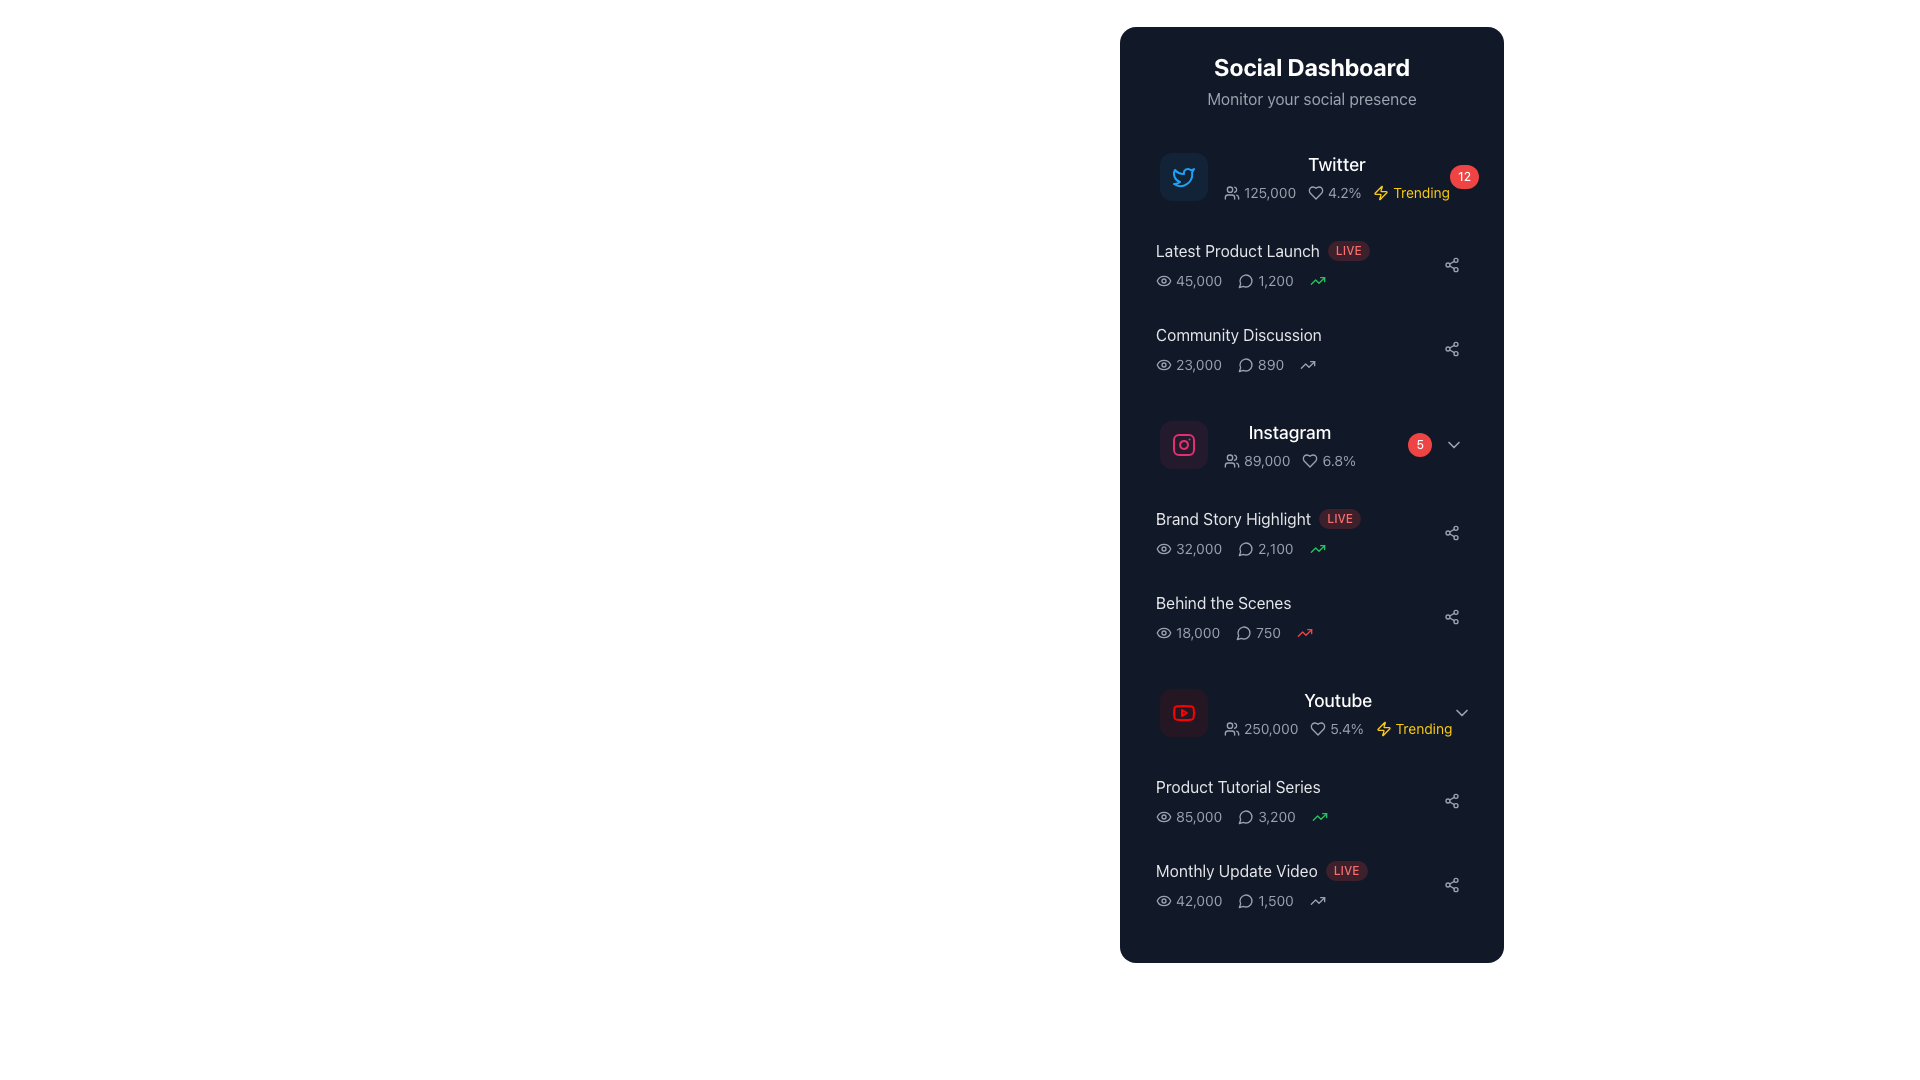  Describe the element at coordinates (1316, 192) in the screenshot. I see `the heart-shaped icon used to signify likes or favorites, located to the right of the 'Instagram' text in the Social Dashboard` at that location.